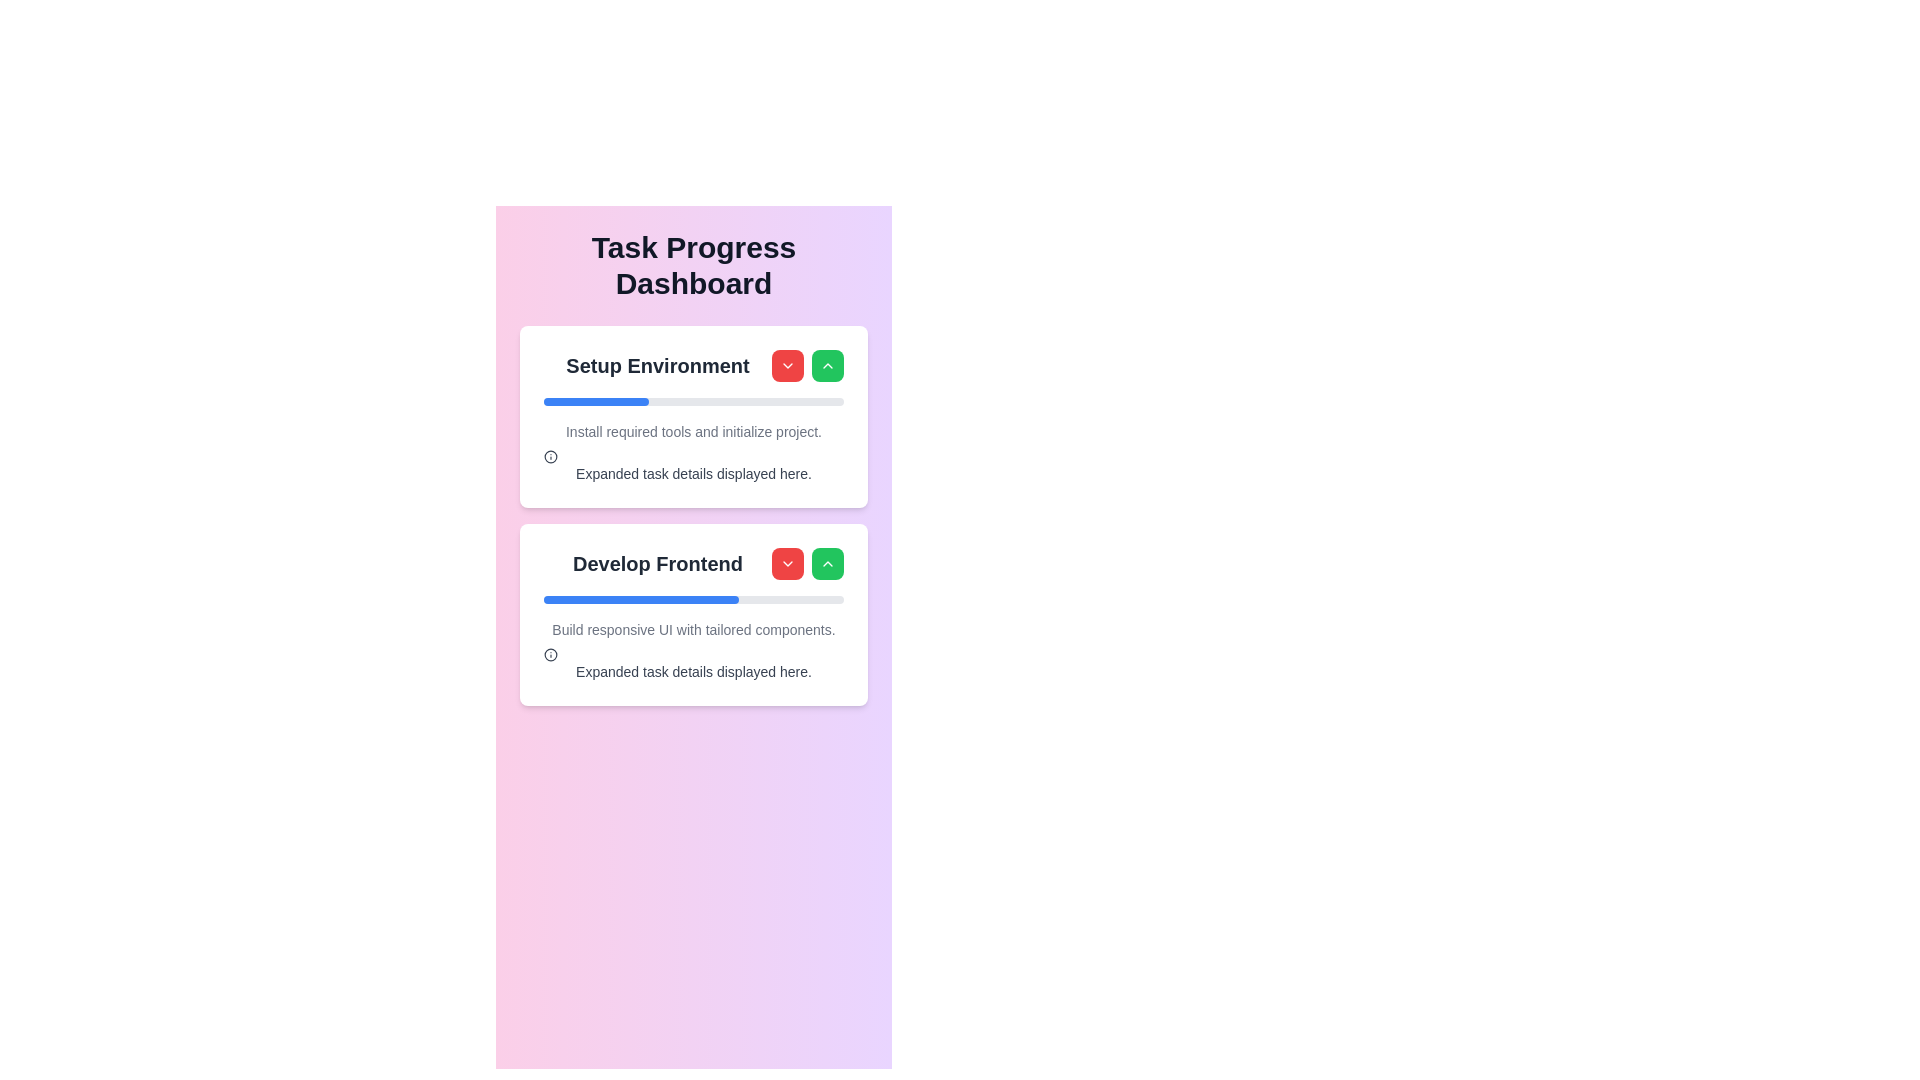 Image resolution: width=1920 pixels, height=1080 pixels. I want to click on the textual content block that contains the lines 'Build responsive UI with tailored components' and 'Expanded task details displayed here,' located below the progress bar in the 'Develop Frontend' card, so click(694, 651).